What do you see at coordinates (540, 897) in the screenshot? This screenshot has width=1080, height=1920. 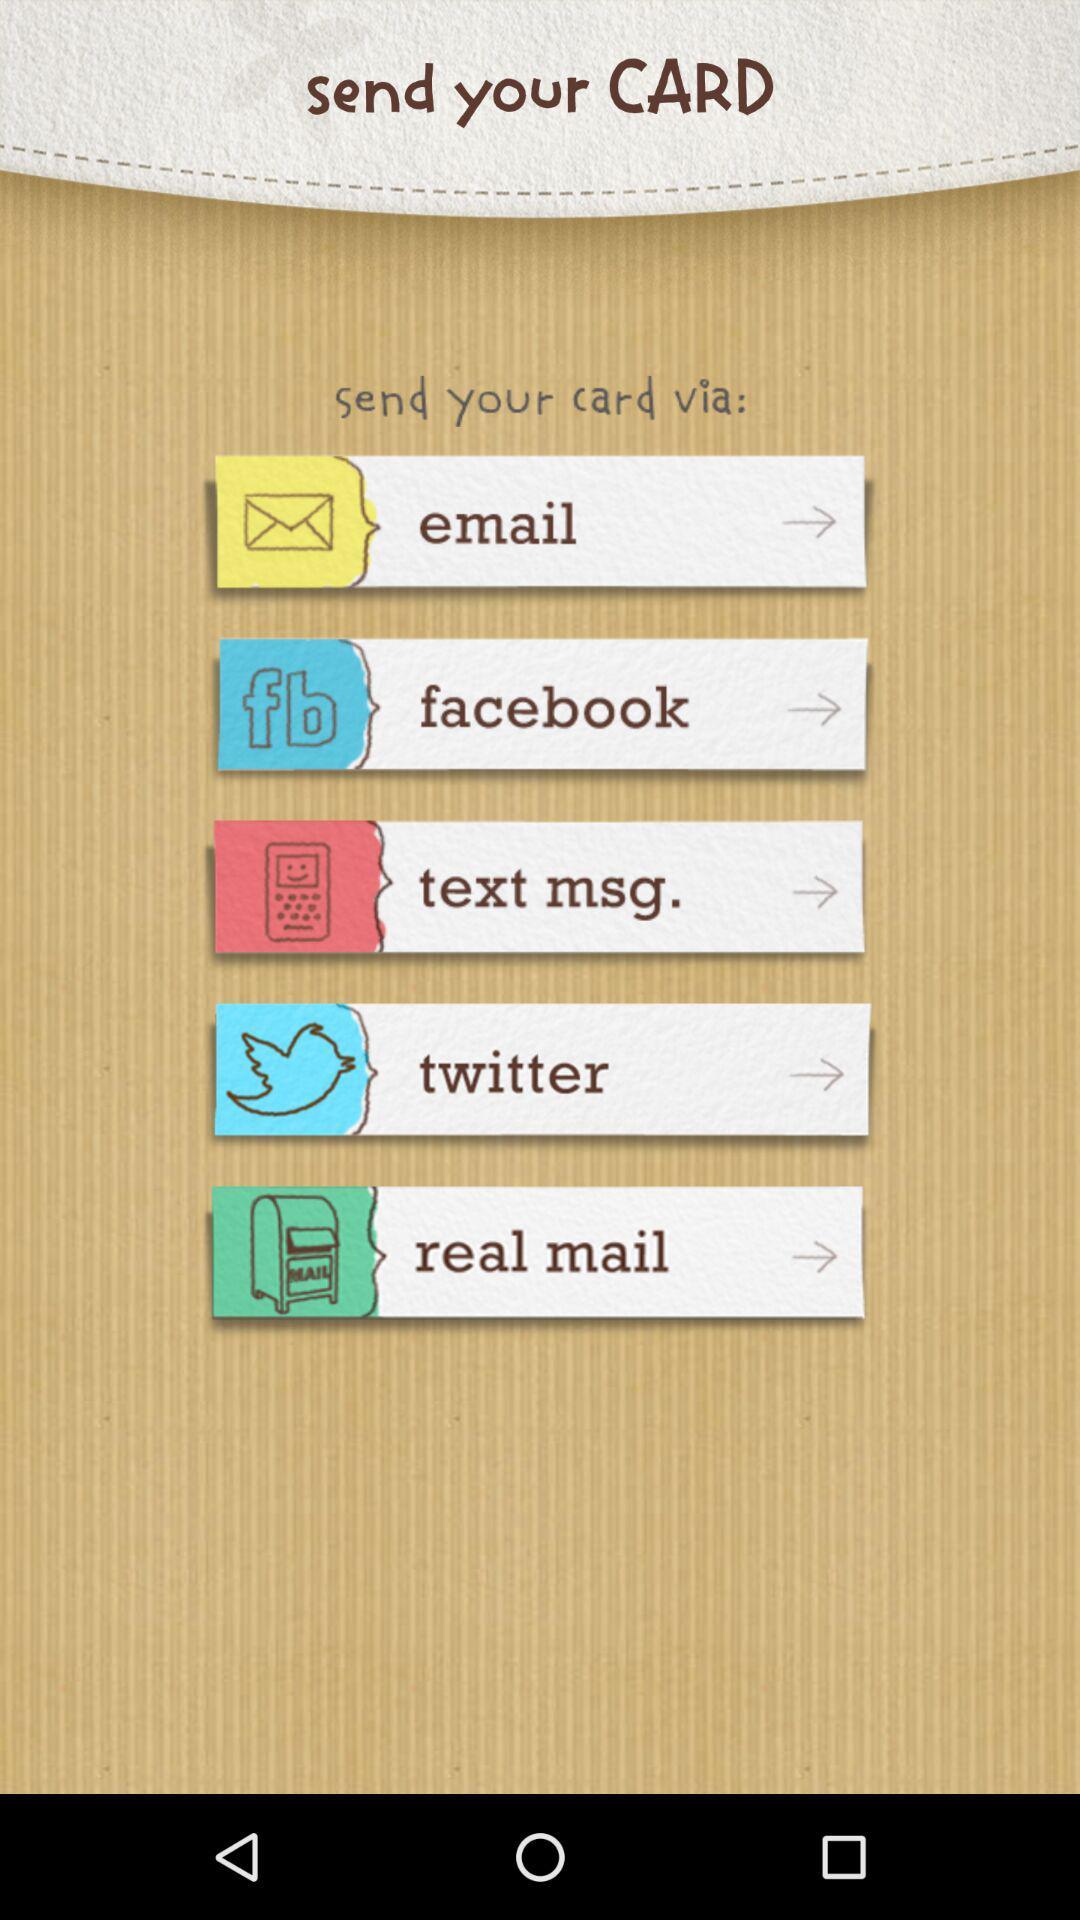 I see `send through text message` at bounding box center [540, 897].